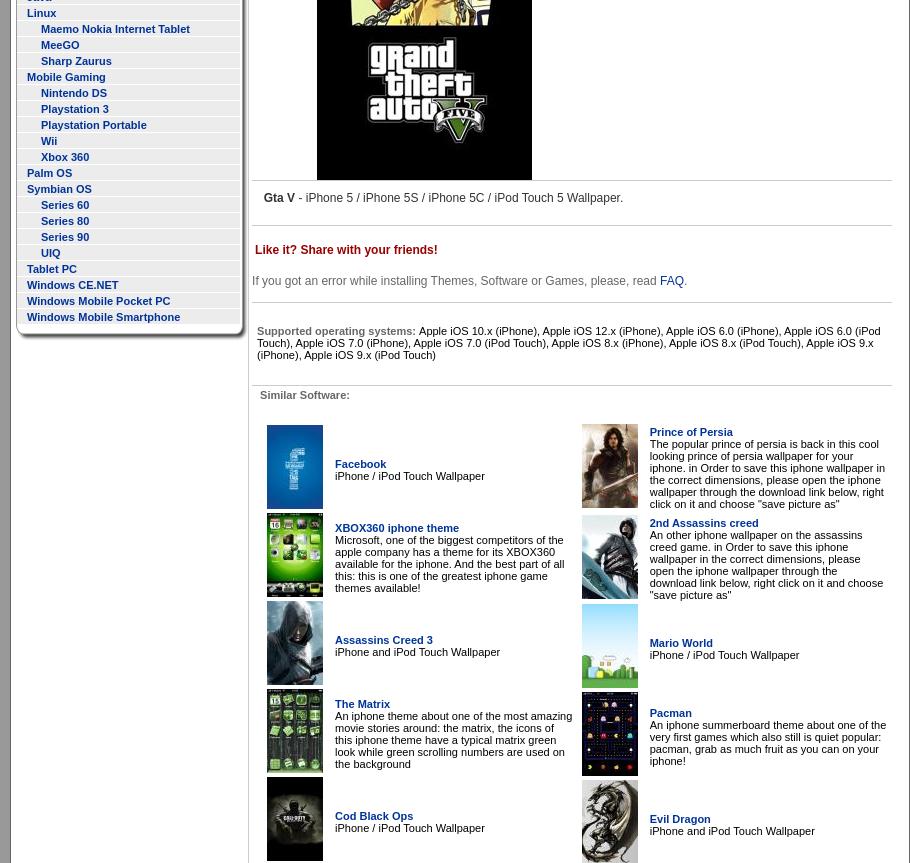 This screenshot has height=863, width=910. I want to click on 'Microsoft, one of the biggest competitors of the apple company has a theme for its XBOX360 available for the iphone. And the best part of all this: this is one of the greatest iphone game themes available!', so click(449, 563).